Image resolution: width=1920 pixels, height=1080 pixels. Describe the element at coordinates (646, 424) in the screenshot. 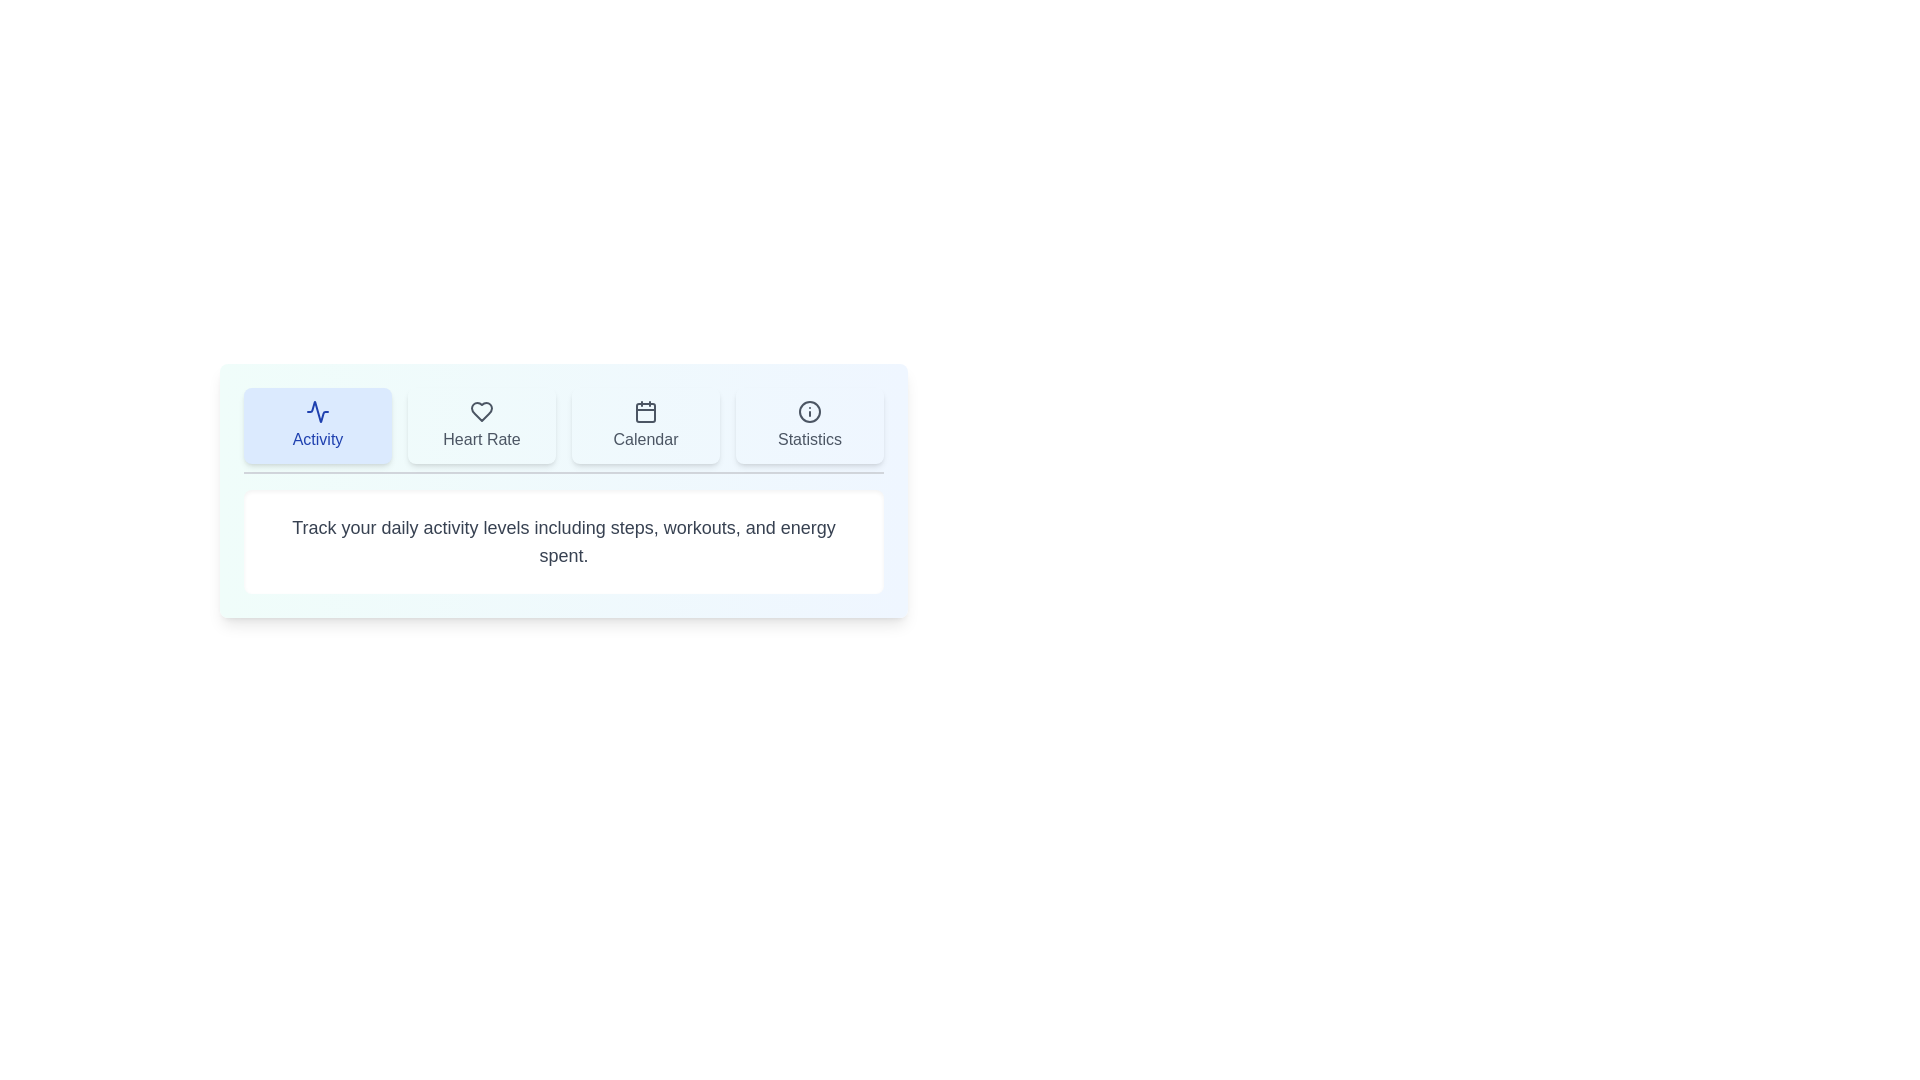

I see `the tab button labeled Calendar to observe its visual effects` at that location.